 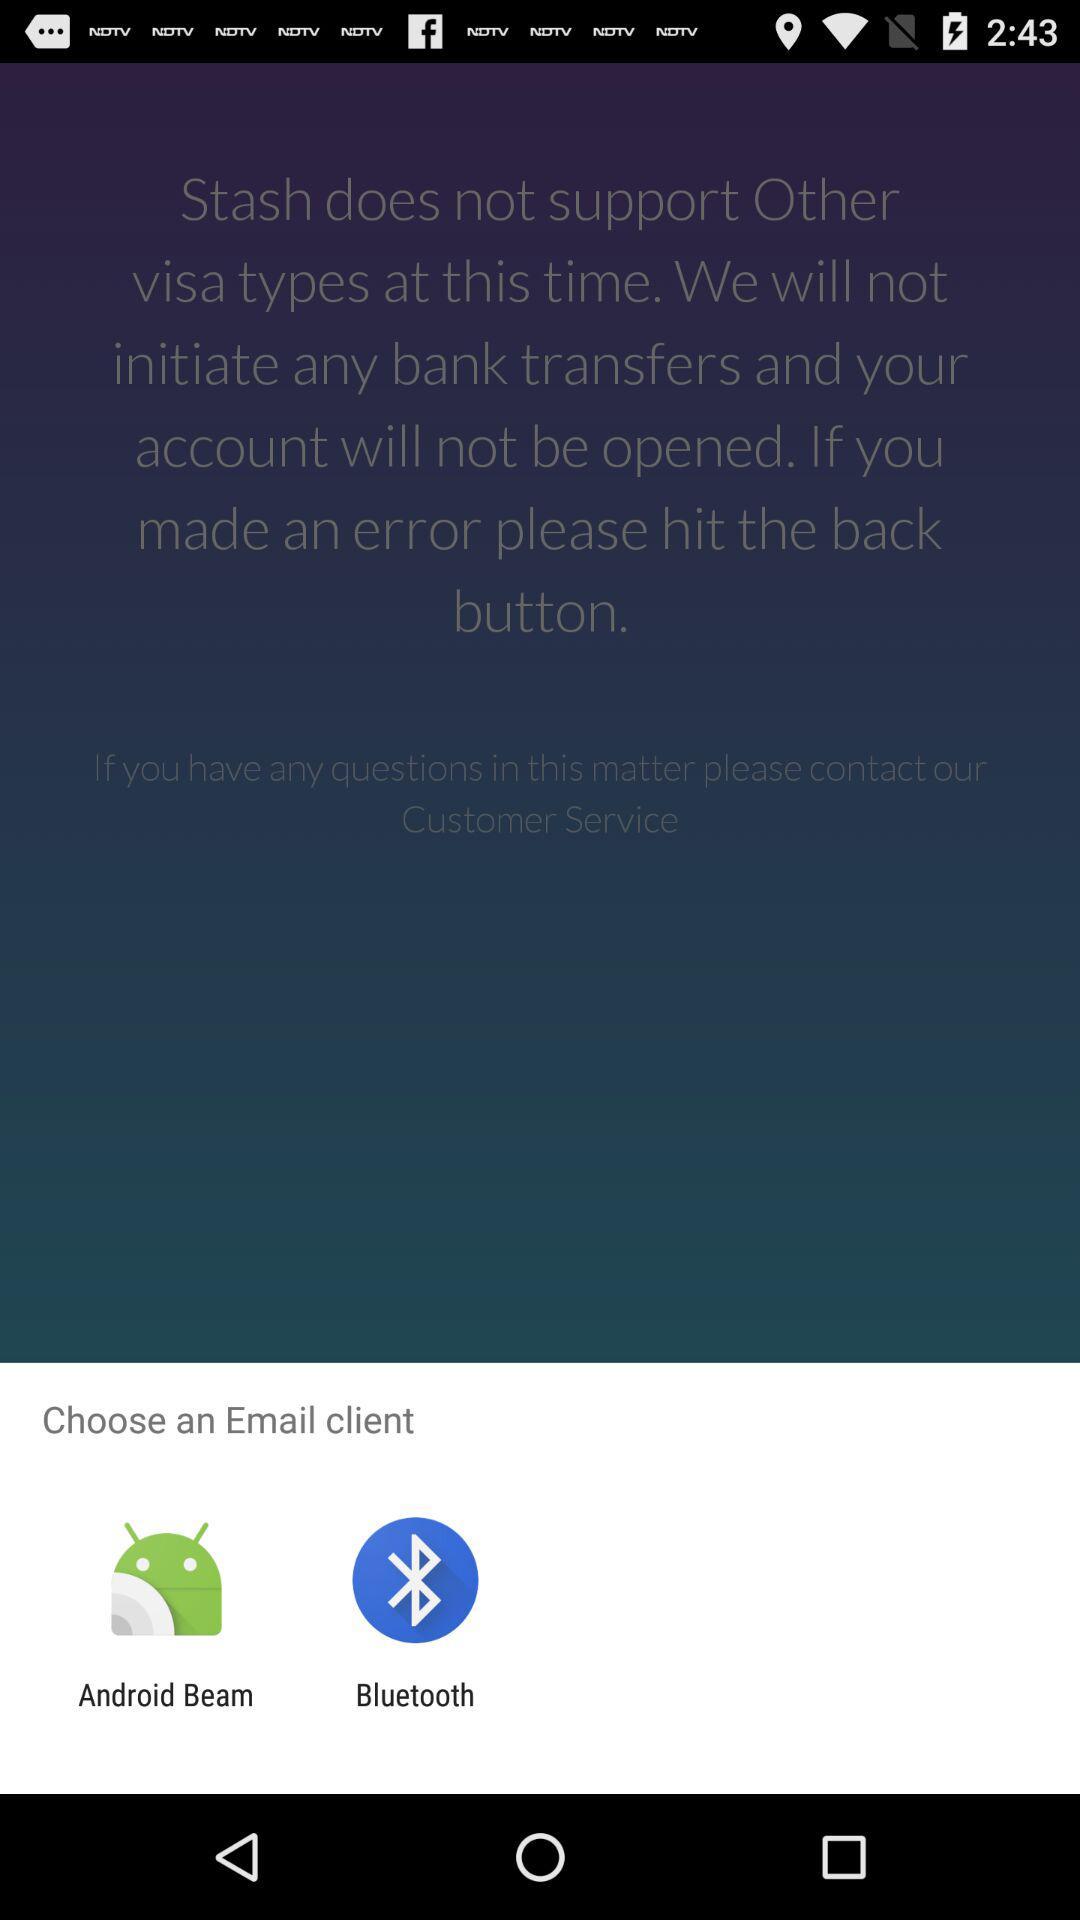 What do you see at coordinates (414, 1711) in the screenshot?
I see `bluetooth item` at bounding box center [414, 1711].